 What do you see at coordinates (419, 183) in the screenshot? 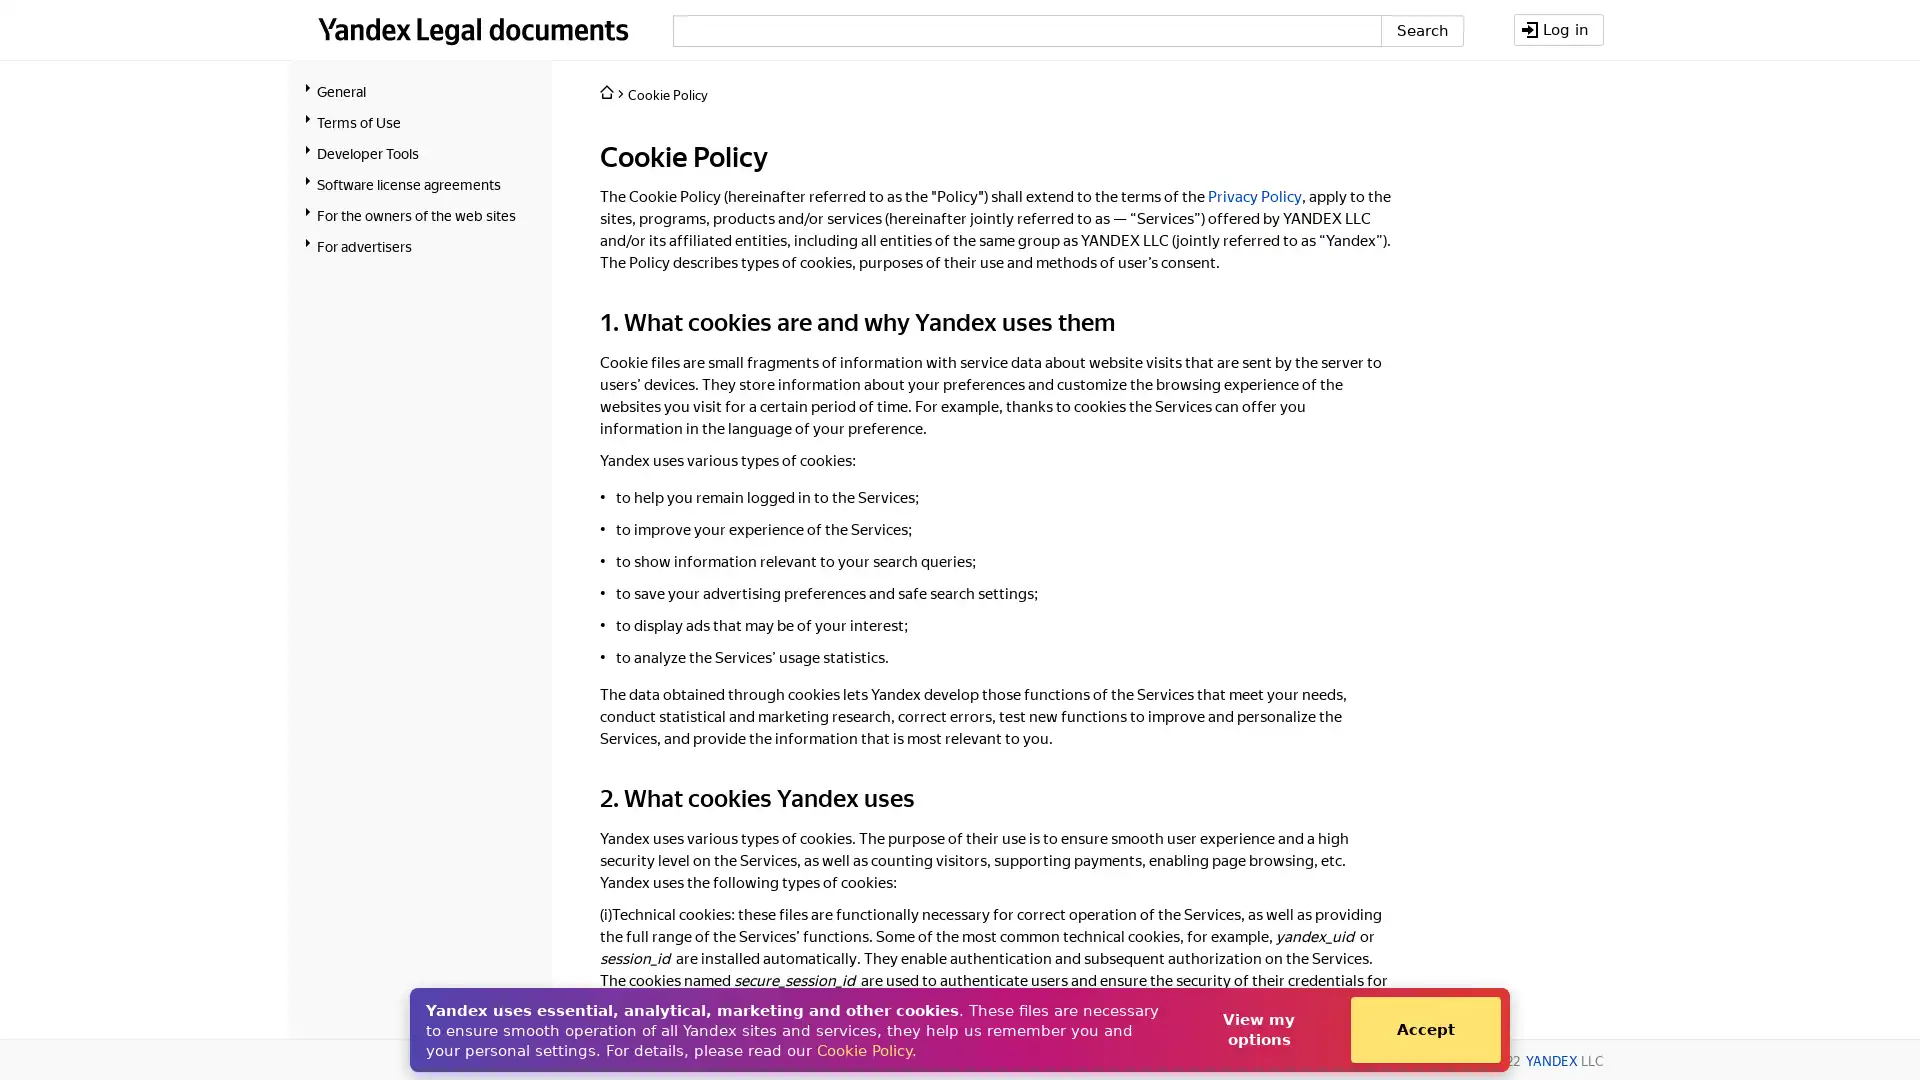
I see `Software license agreements` at bounding box center [419, 183].